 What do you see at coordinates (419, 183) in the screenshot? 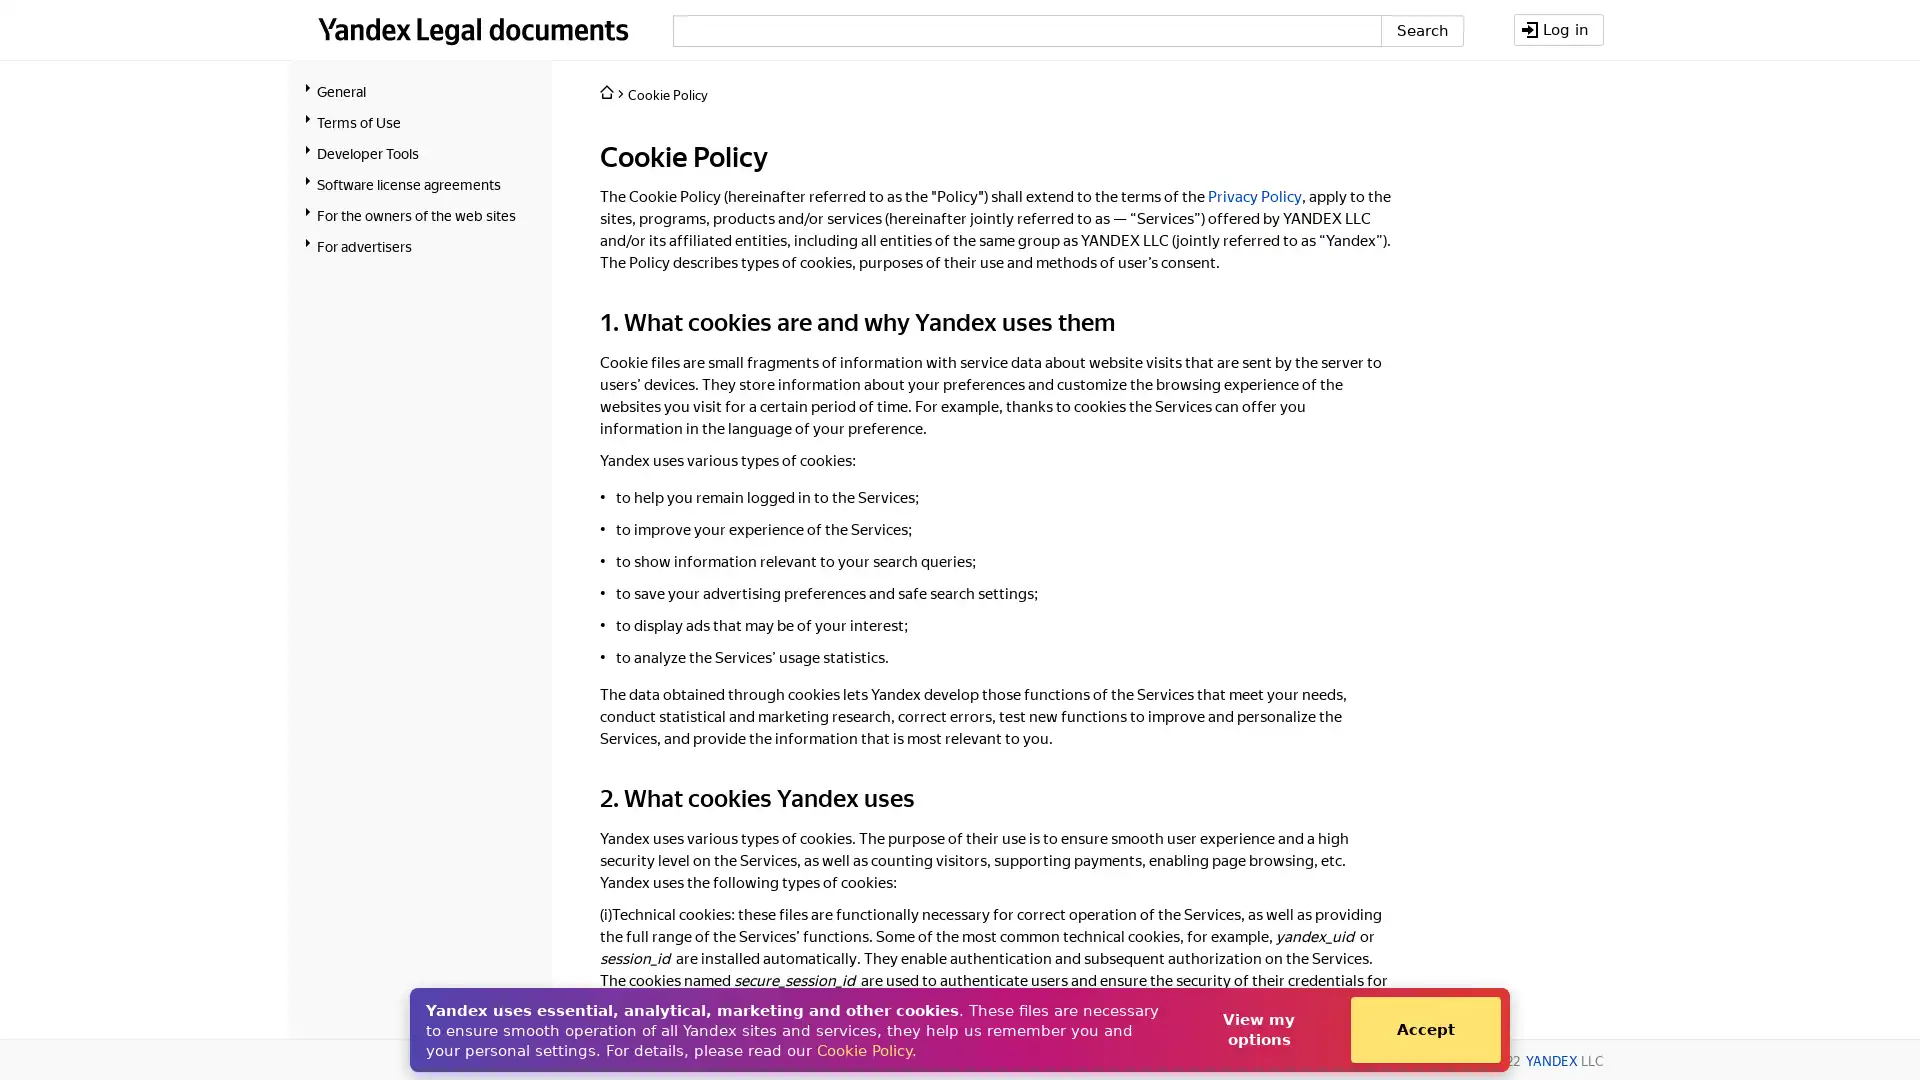
I see `Software license agreements` at bounding box center [419, 183].